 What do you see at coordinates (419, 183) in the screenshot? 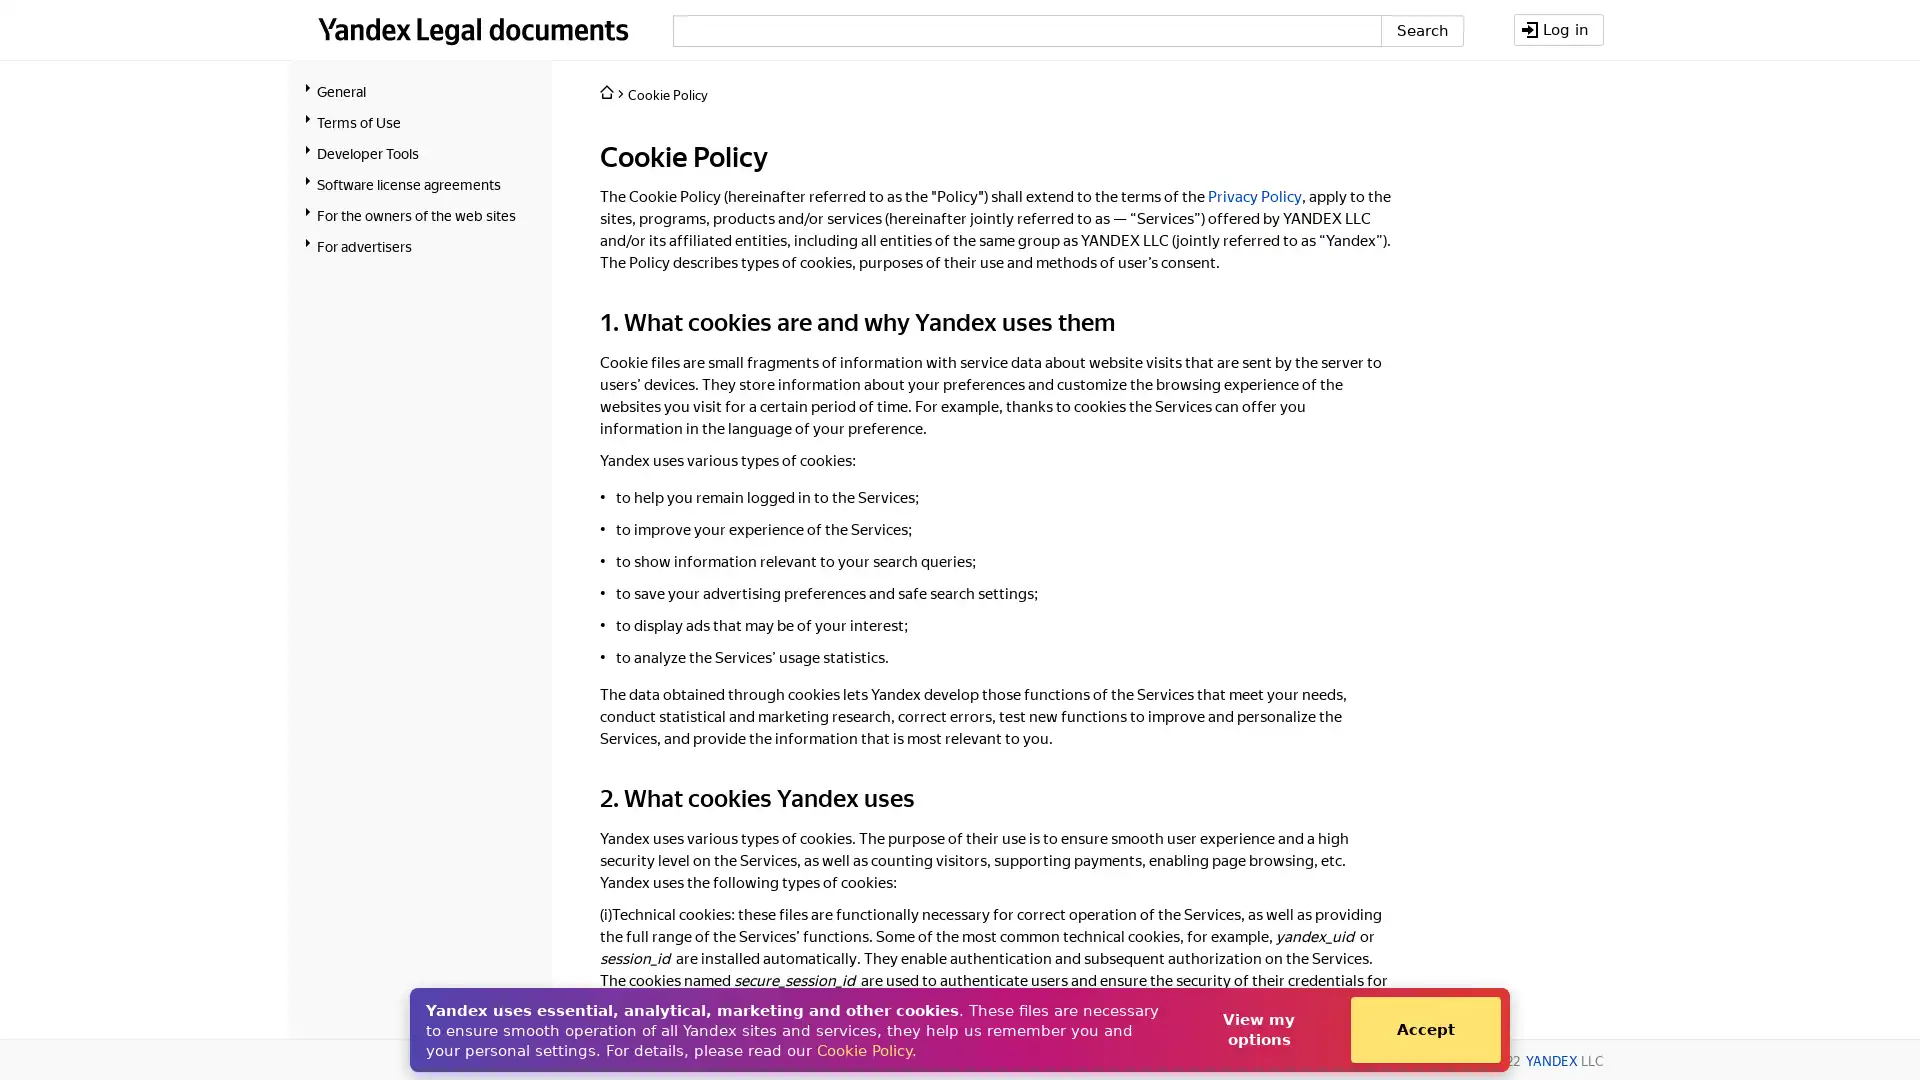
I see `Software license agreements` at bounding box center [419, 183].